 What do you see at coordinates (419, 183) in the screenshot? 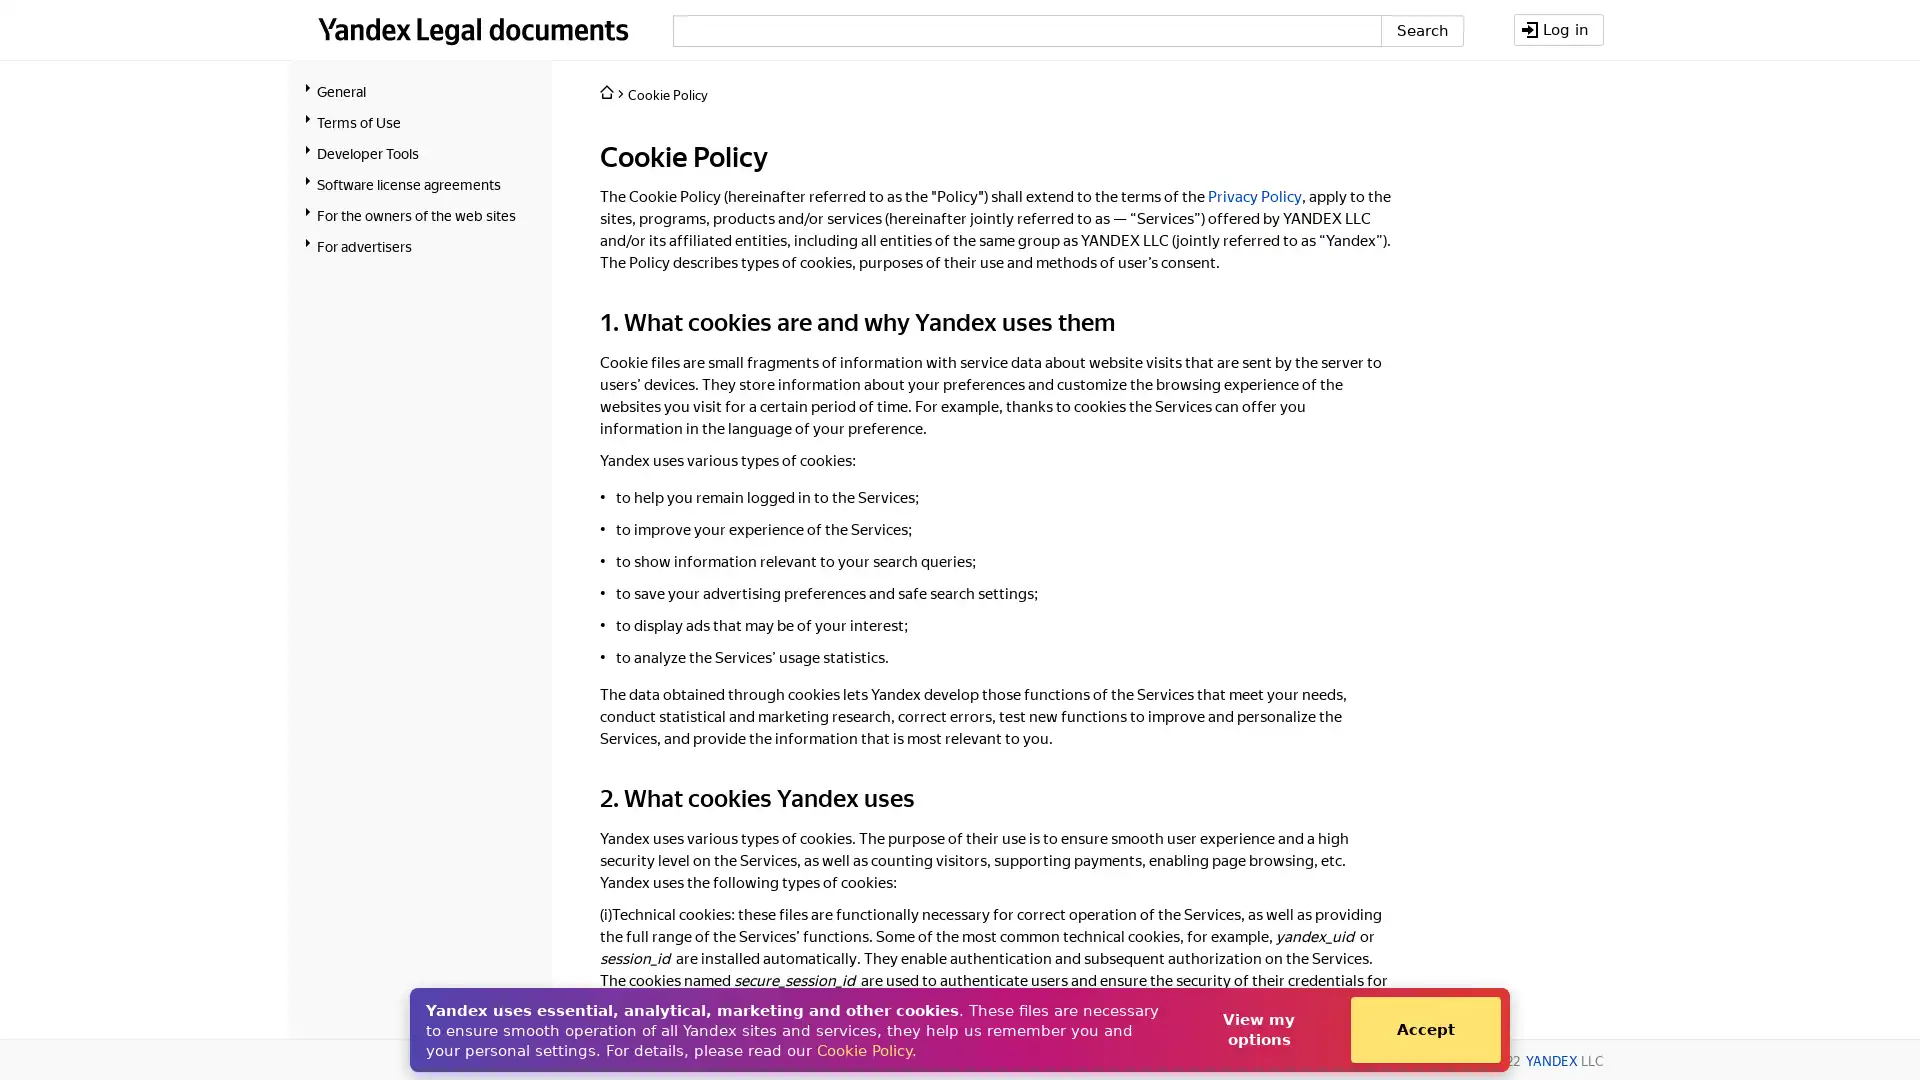
I see `Software license agreements` at bounding box center [419, 183].